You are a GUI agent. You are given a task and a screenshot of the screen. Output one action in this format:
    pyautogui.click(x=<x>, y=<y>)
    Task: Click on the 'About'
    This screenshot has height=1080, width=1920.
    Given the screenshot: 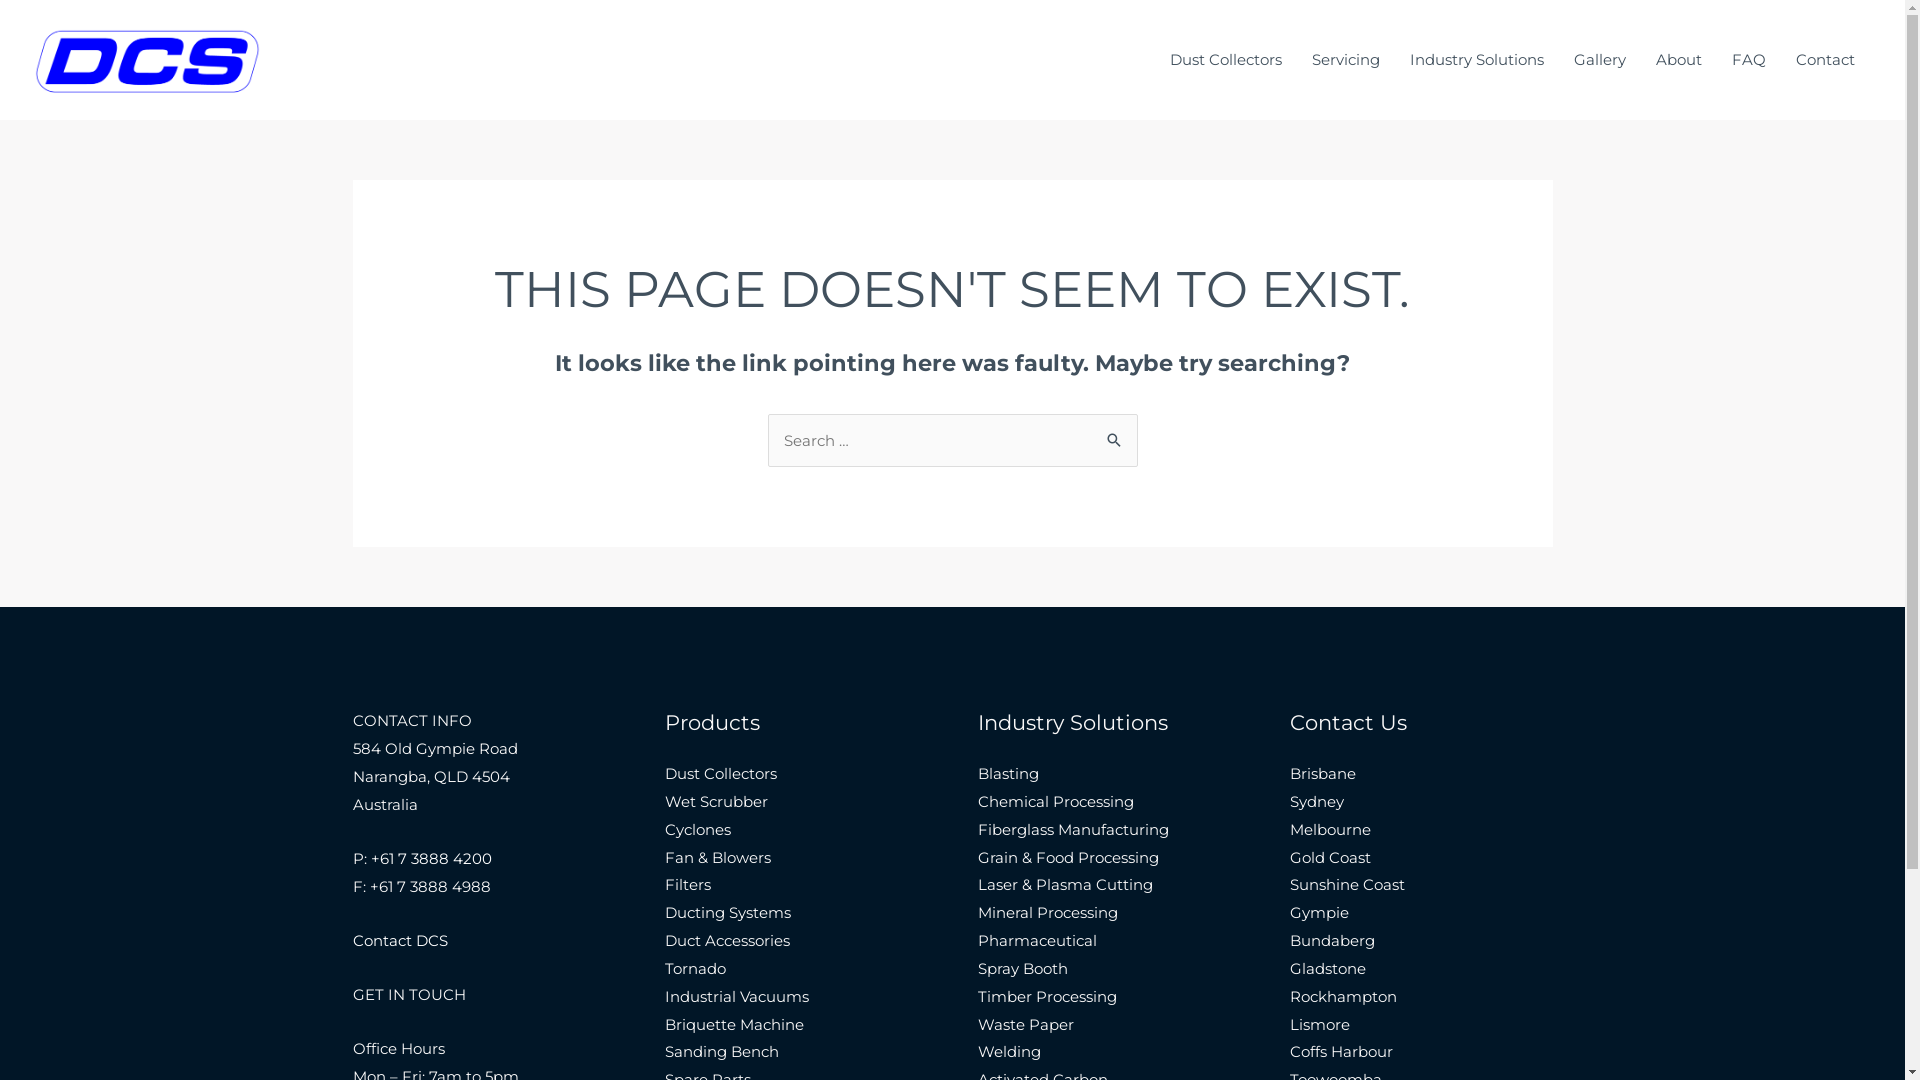 What is the action you would take?
    pyautogui.click(x=1679, y=59)
    